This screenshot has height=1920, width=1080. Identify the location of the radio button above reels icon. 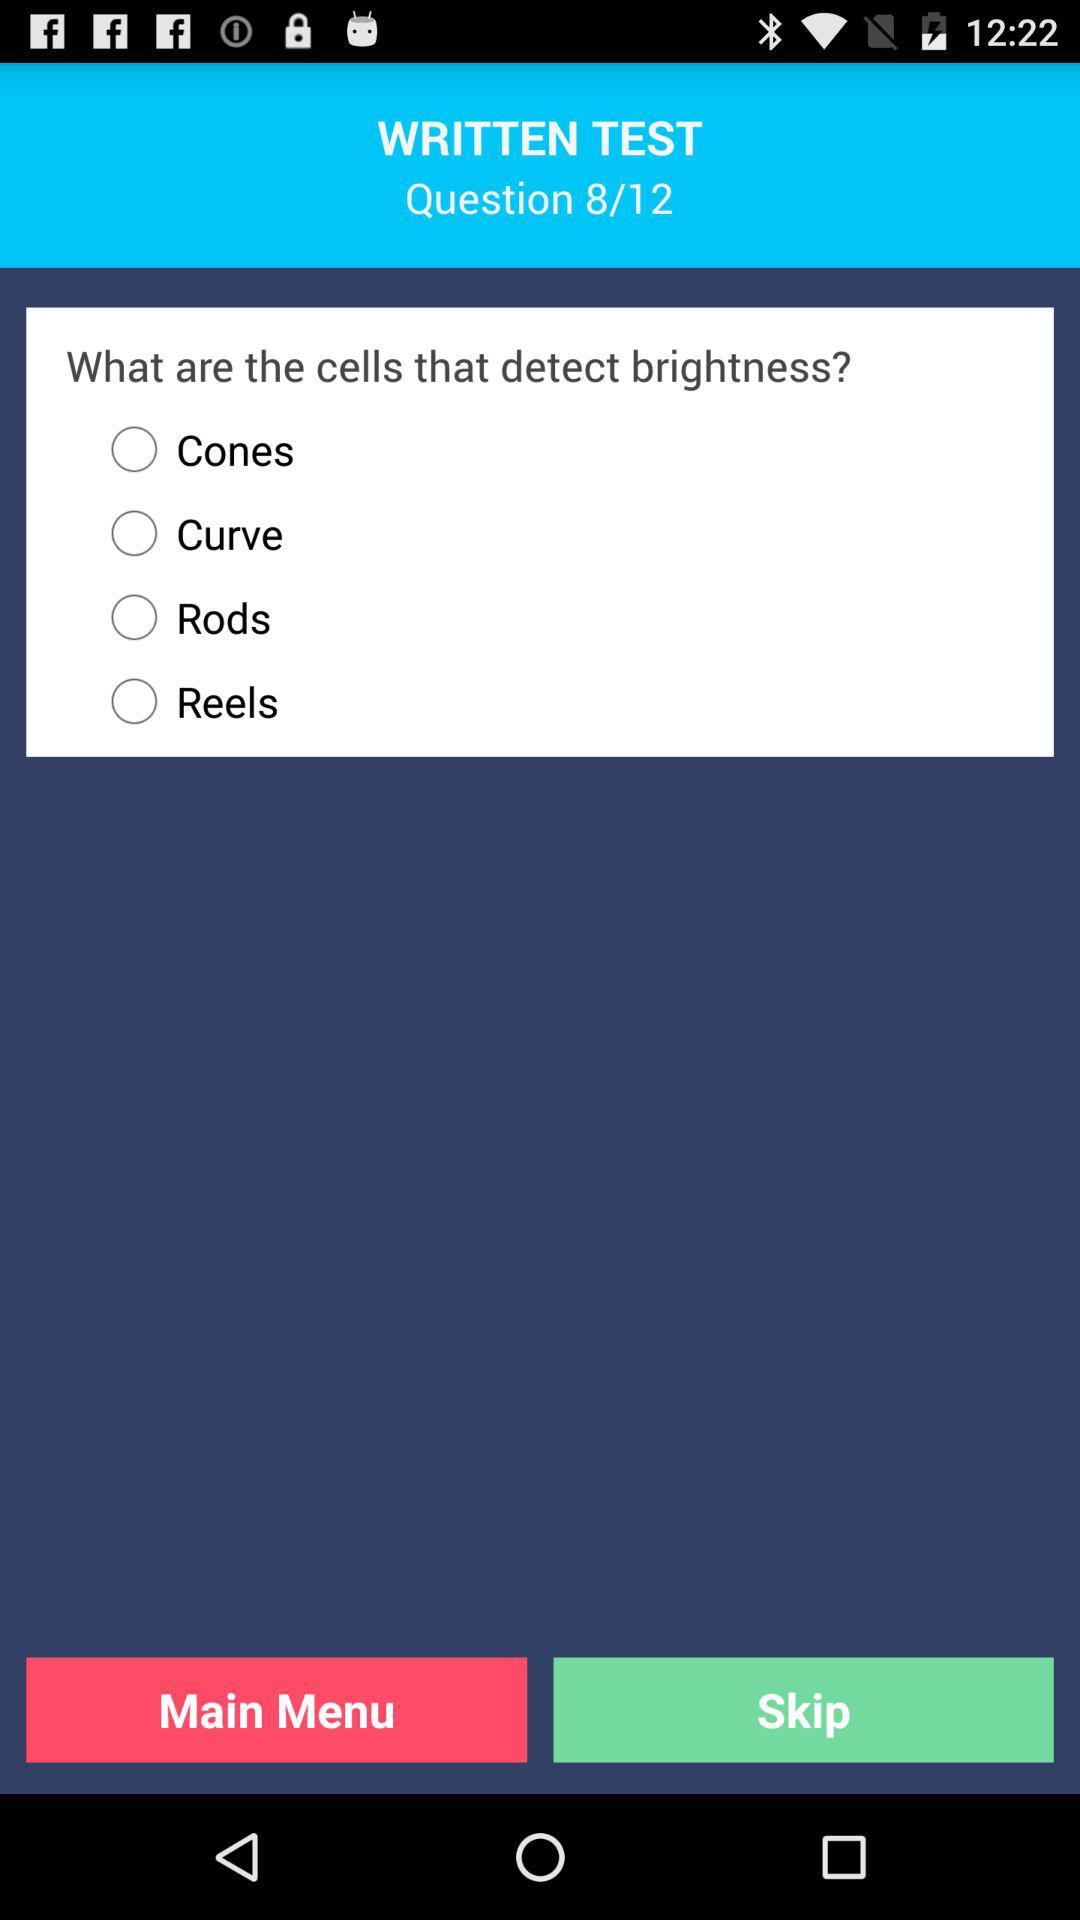
(553, 616).